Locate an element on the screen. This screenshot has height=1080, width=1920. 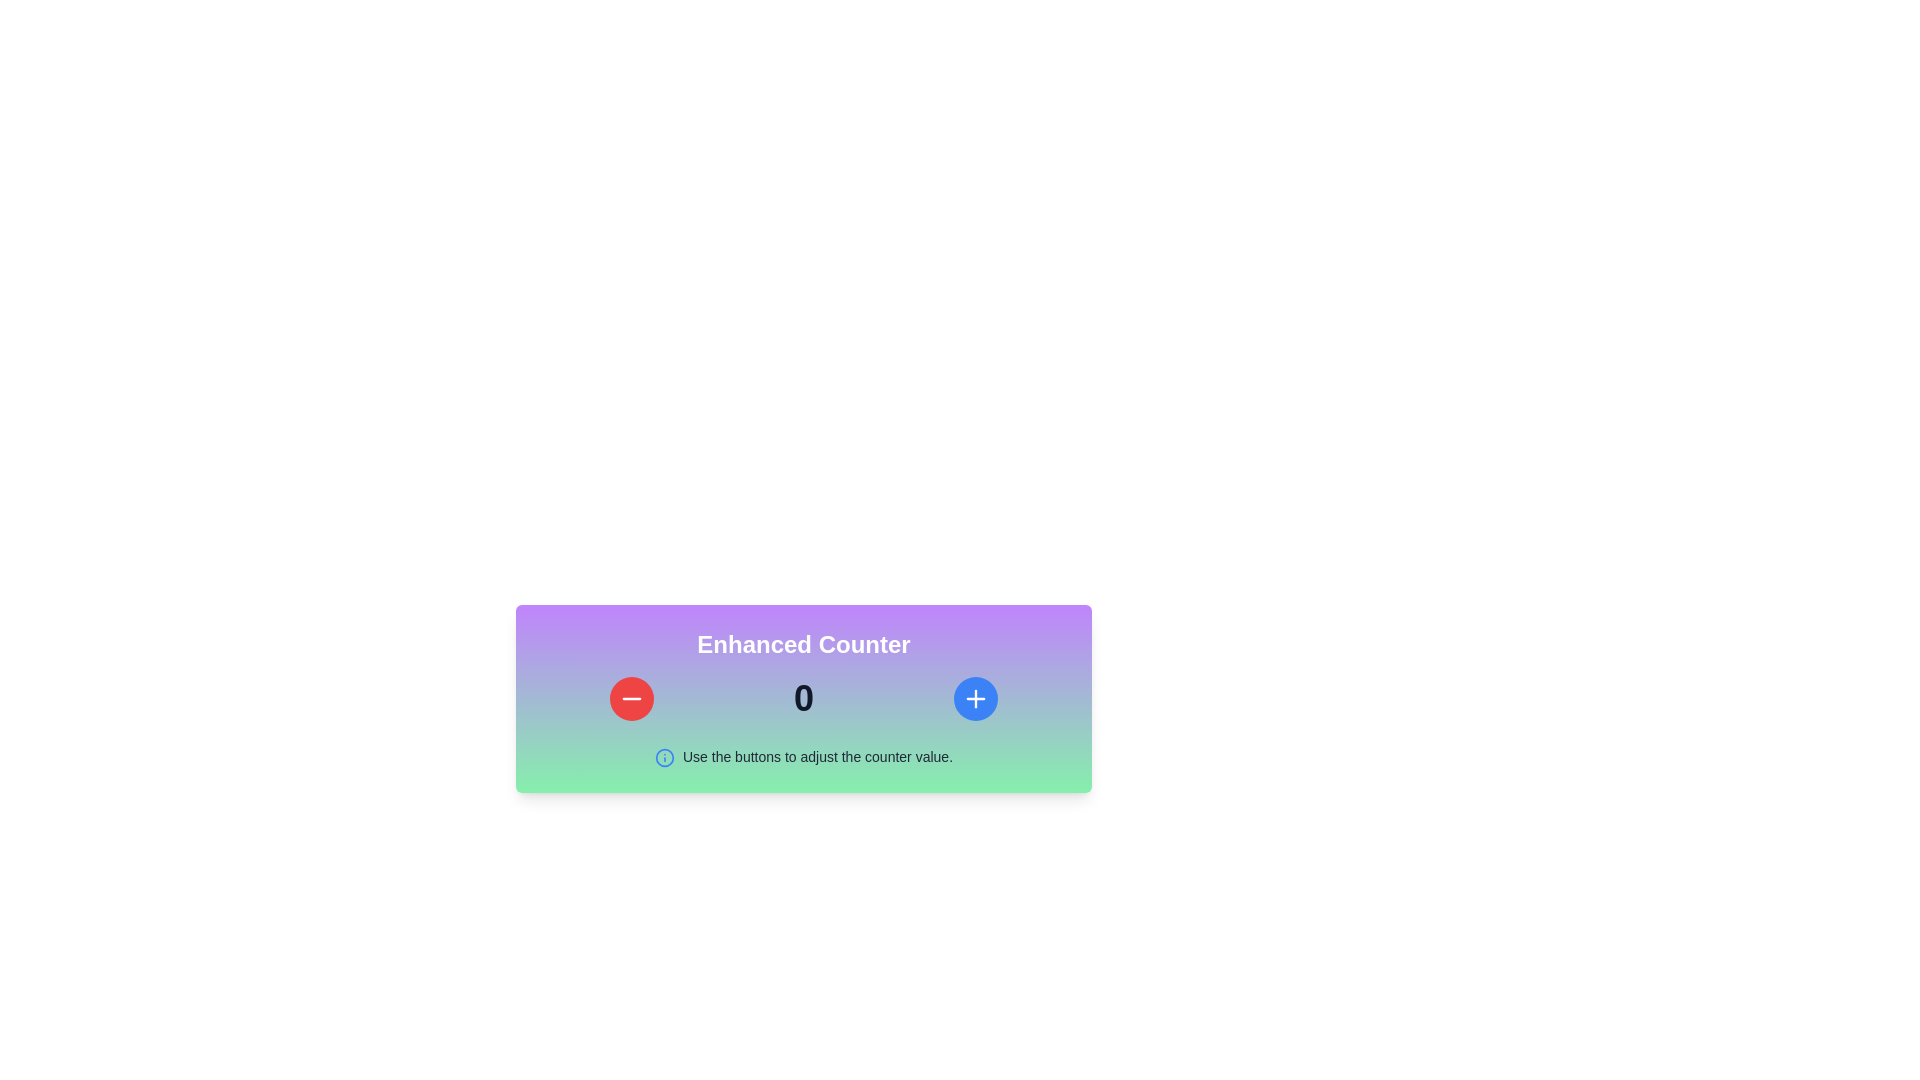
the static text label that instructs 'Use the buttons to adjust the counter value.' positioned centrally below the counter display is located at coordinates (817, 756).